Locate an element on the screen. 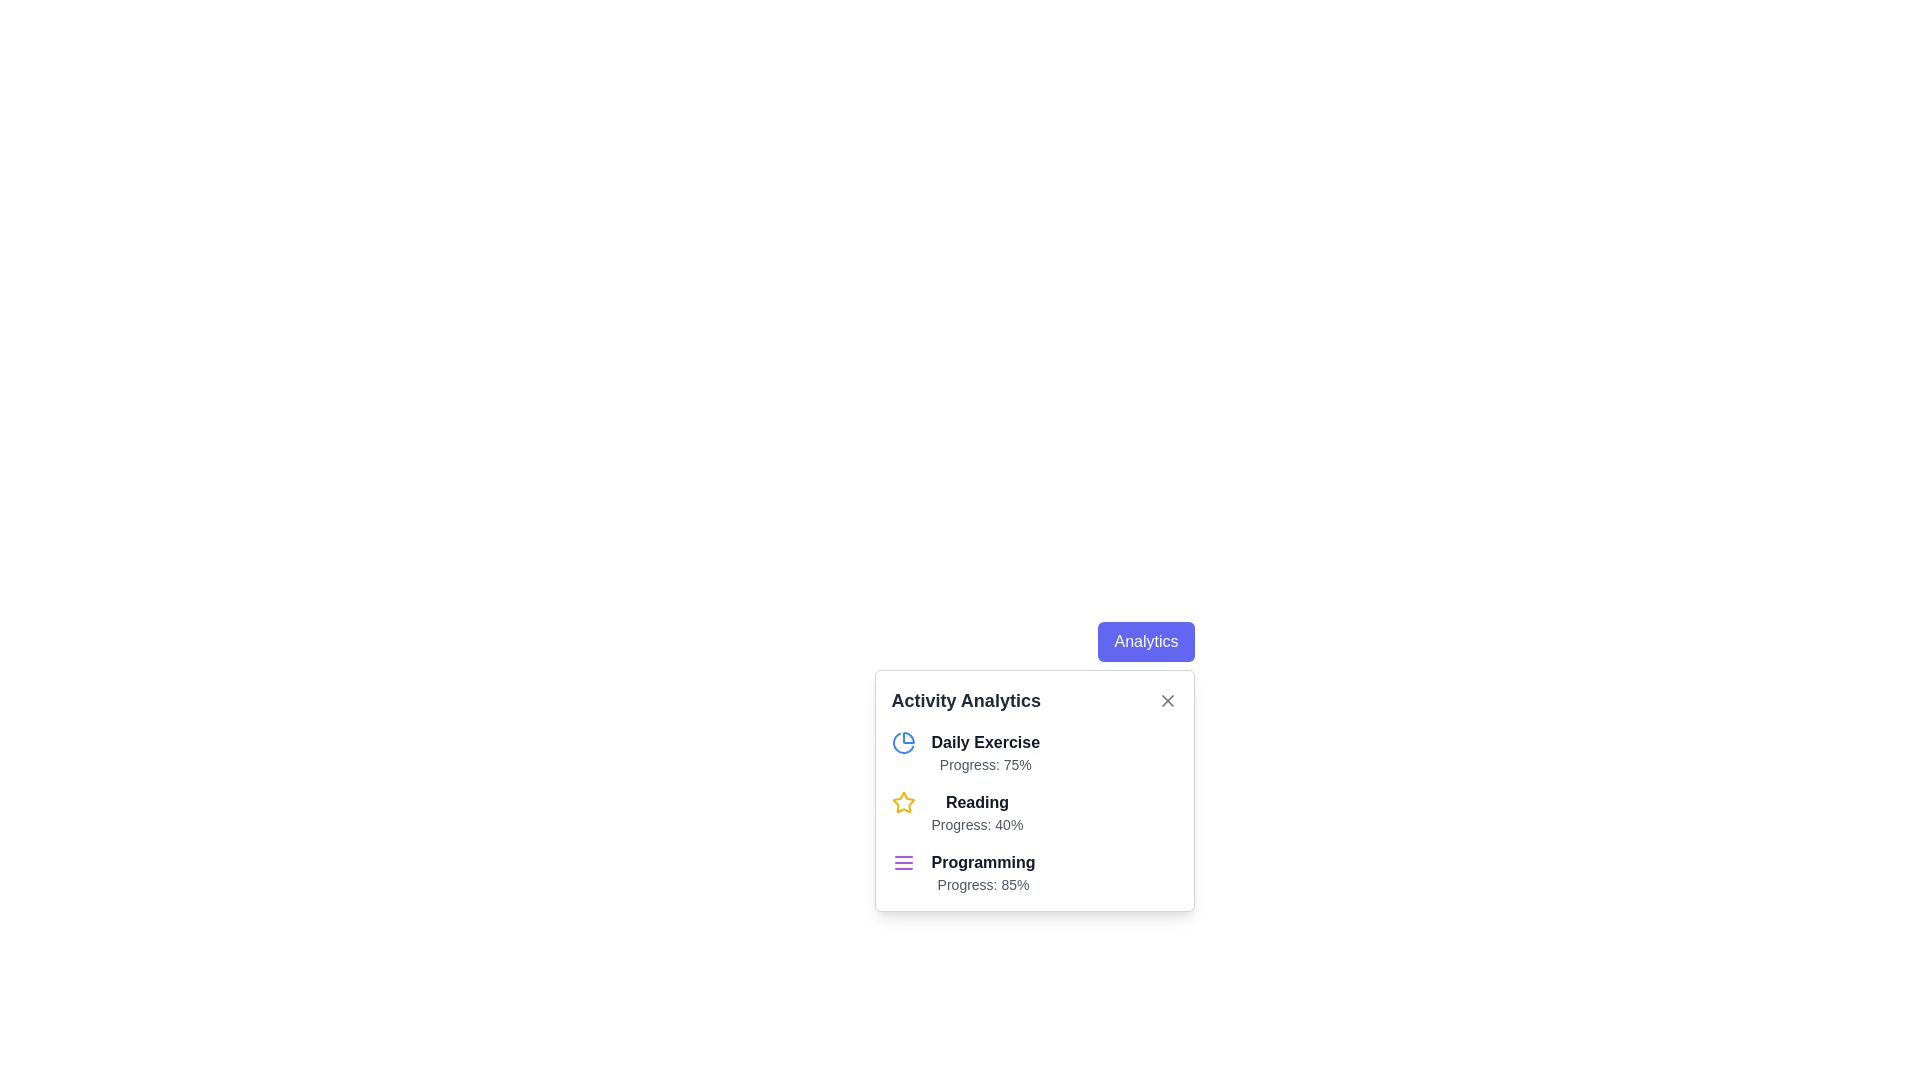 Image resolution: width=1920 pixels, height=1080 pixels. progress values displayed in the 'Activity Analytics' section, which includes daily exercise, reading, and programming metrics is located at coordinates (1034, 789).